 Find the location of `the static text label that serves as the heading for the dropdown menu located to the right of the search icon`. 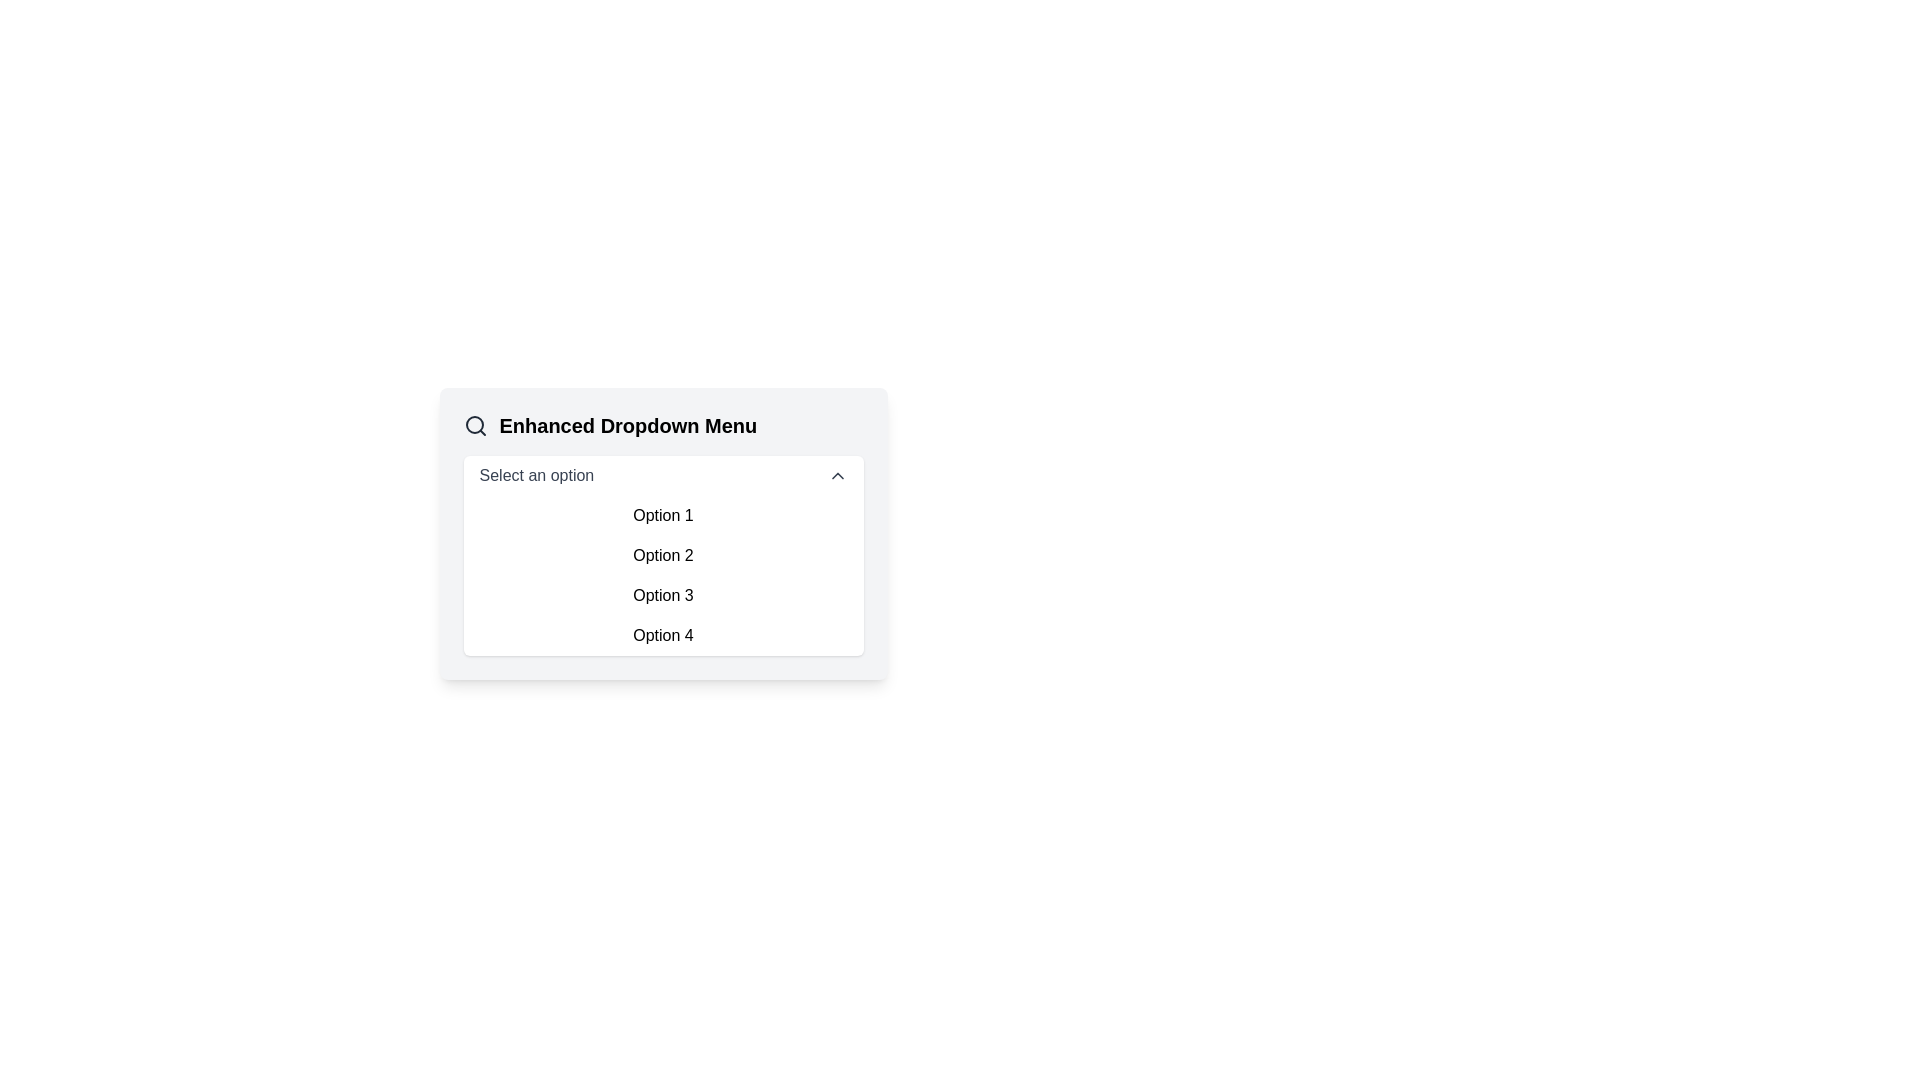

the static text label that serves as the heading for the dropdown menu located to the right of the search icon is located at coordinates (627, 424).